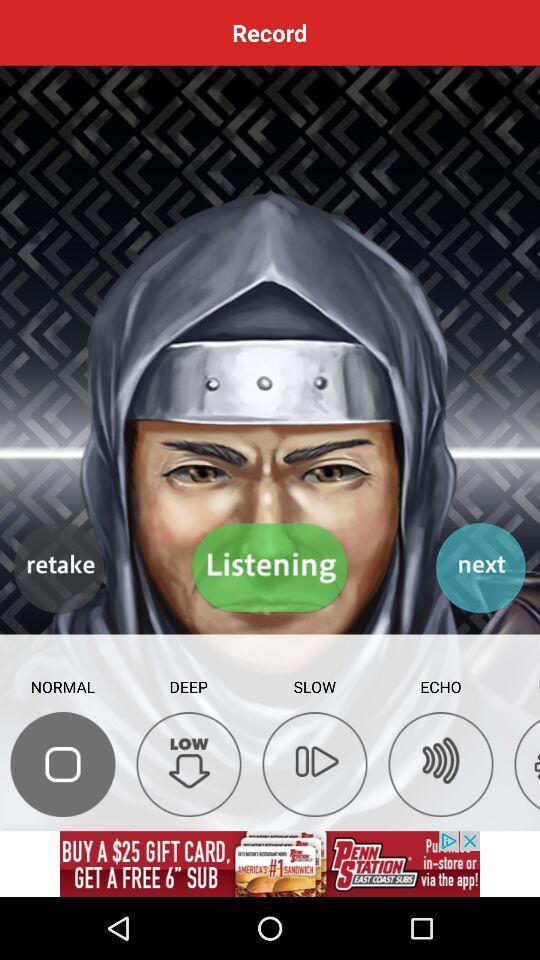 The image size is (540, 960). What do you see at coordinates (63, 763) in the screenshot?
I see `use normal voice` at bounding box center [63, 763].